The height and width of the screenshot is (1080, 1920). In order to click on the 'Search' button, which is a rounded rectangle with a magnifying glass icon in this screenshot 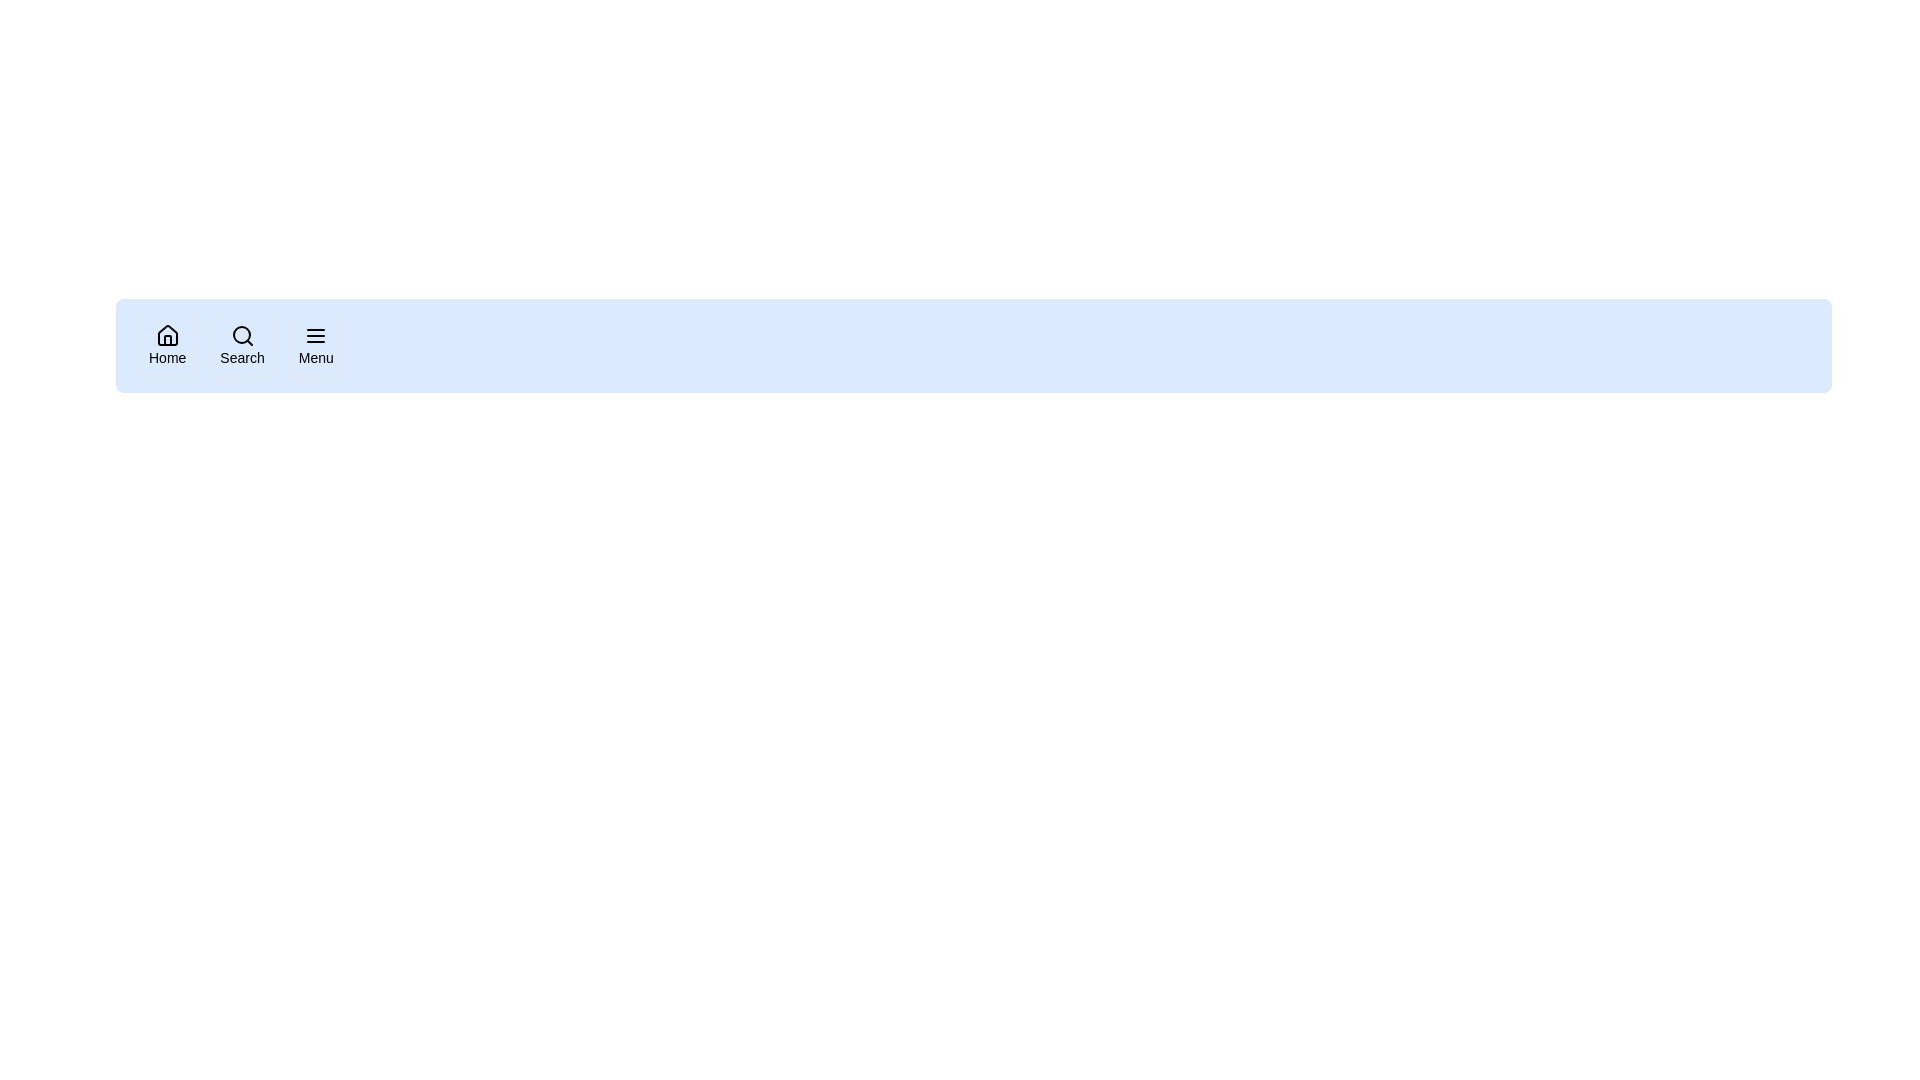, I will do `click(241, 345)`.